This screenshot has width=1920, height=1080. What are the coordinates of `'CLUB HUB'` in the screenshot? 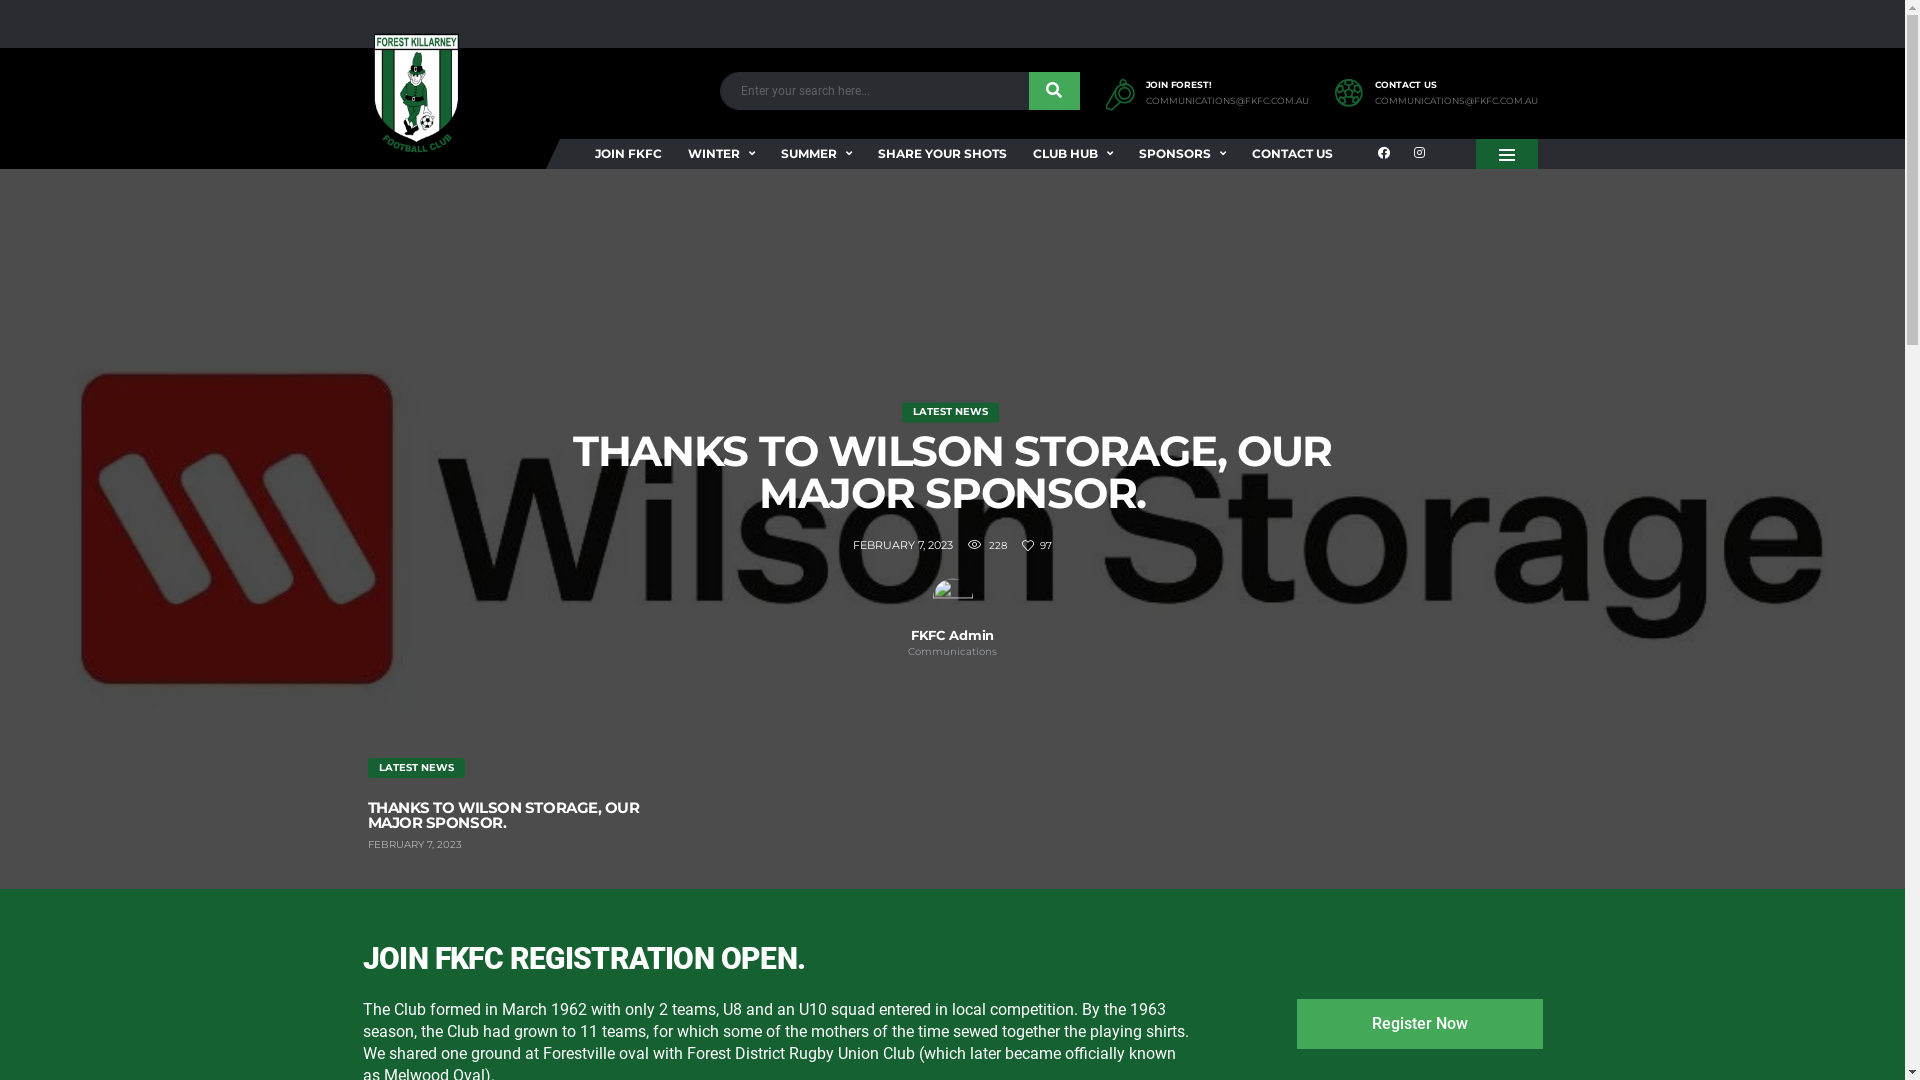 It's located at (1072, 153).